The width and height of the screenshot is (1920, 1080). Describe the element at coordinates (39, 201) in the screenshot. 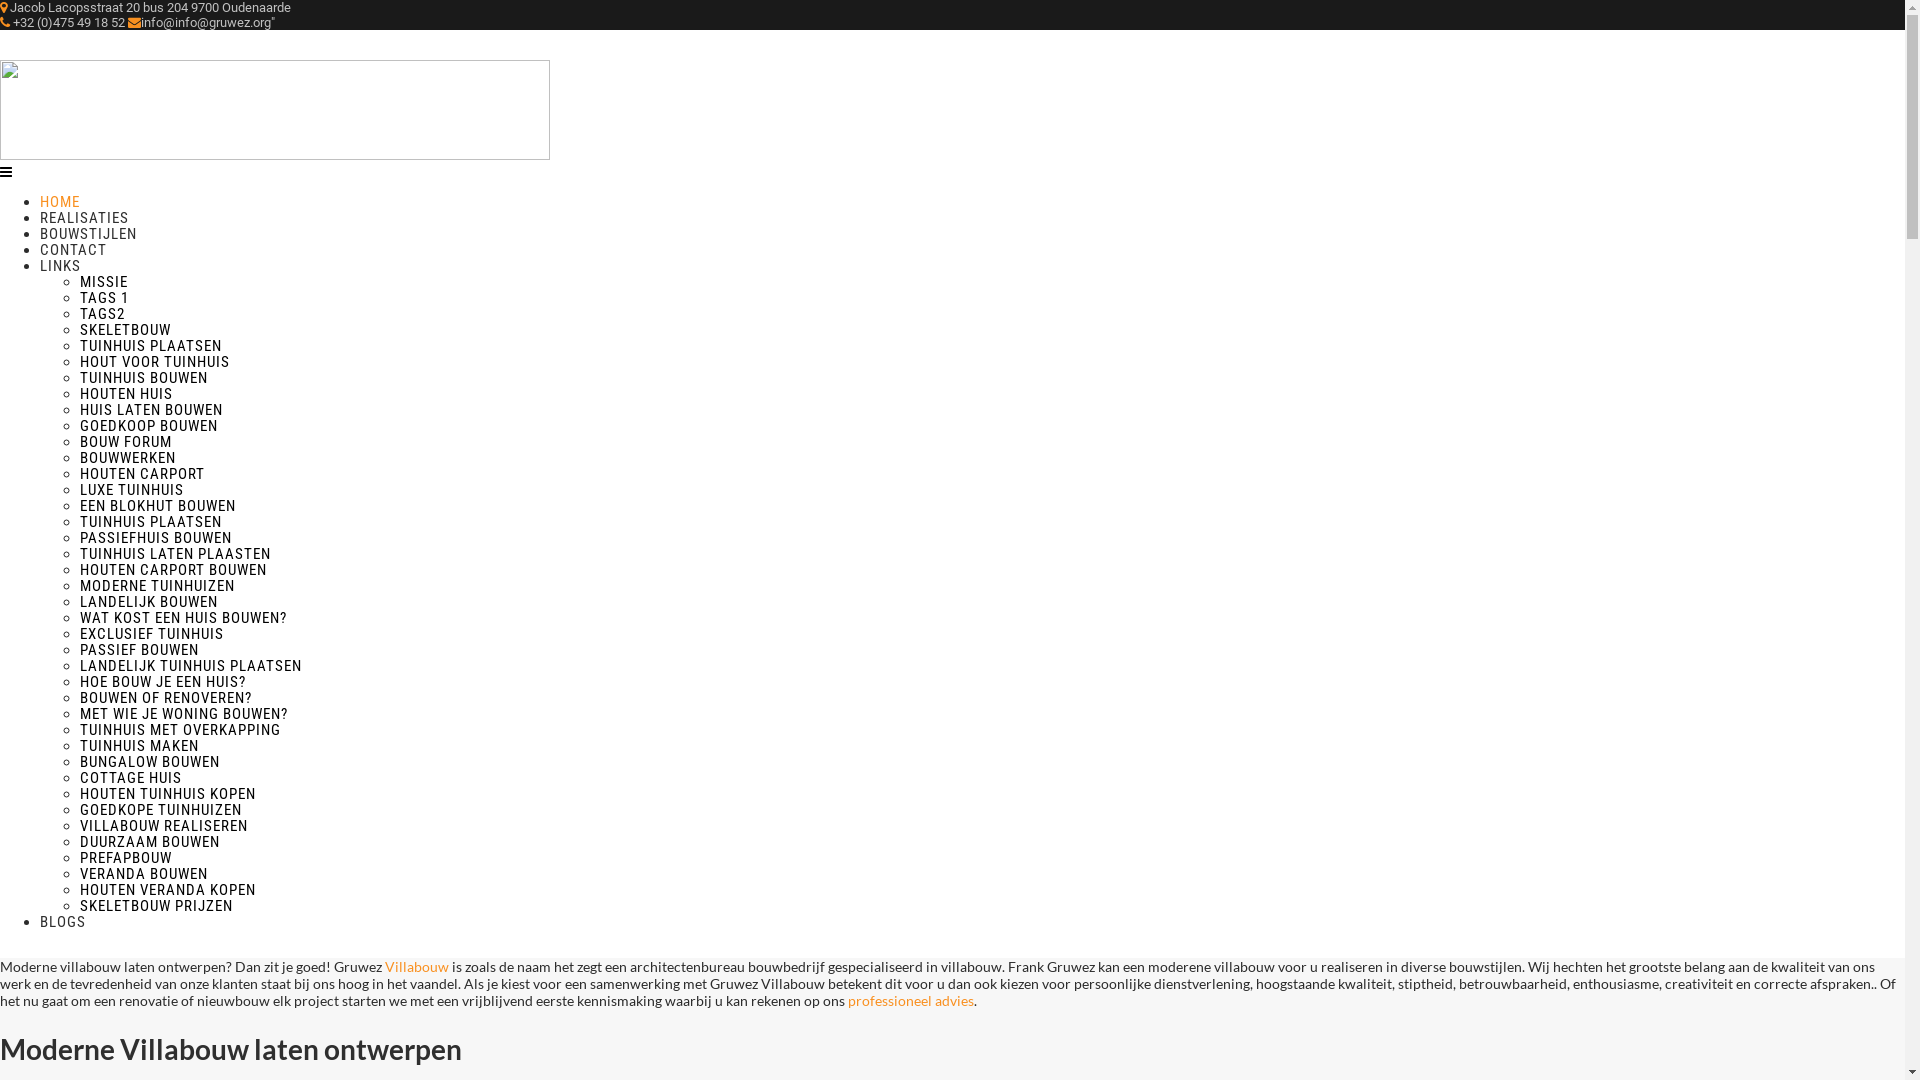

I see `'HOME'` at that location.